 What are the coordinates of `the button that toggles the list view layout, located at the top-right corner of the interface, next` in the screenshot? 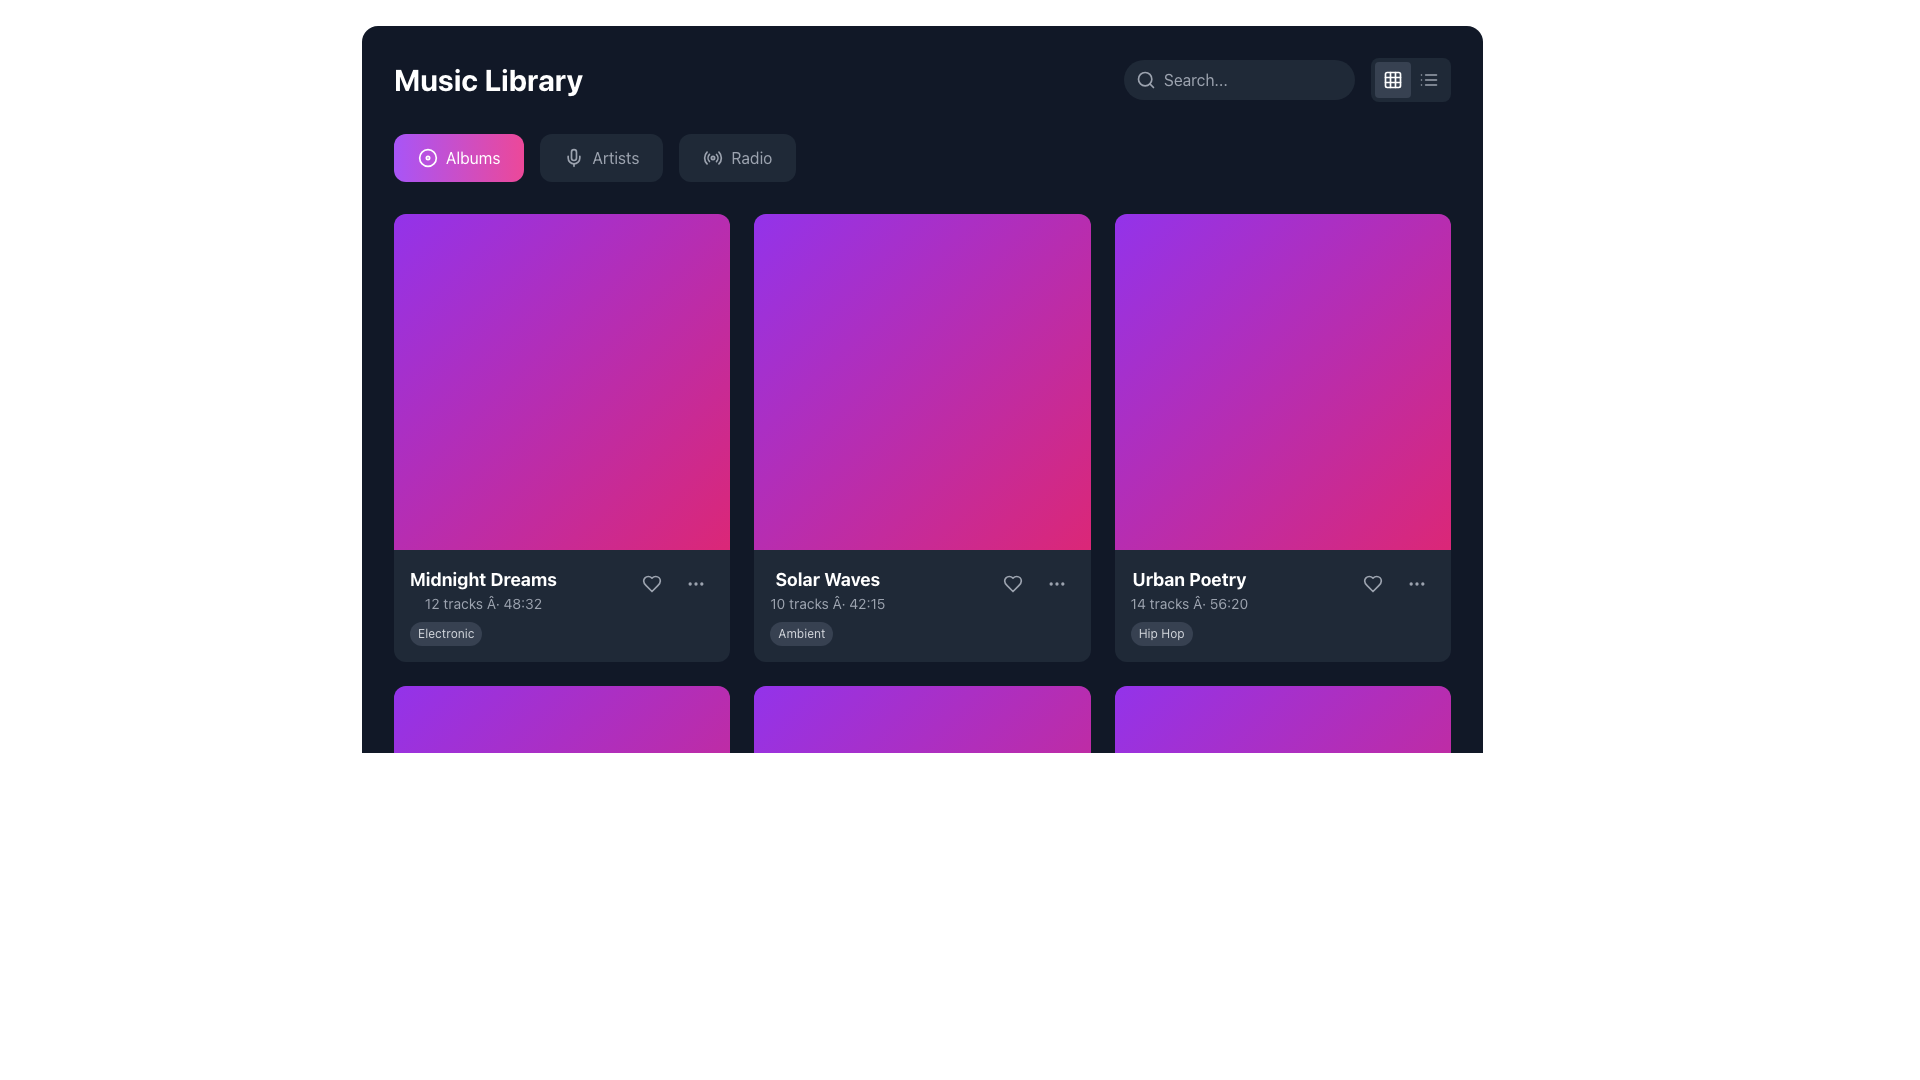 It's located at (1428, 79).